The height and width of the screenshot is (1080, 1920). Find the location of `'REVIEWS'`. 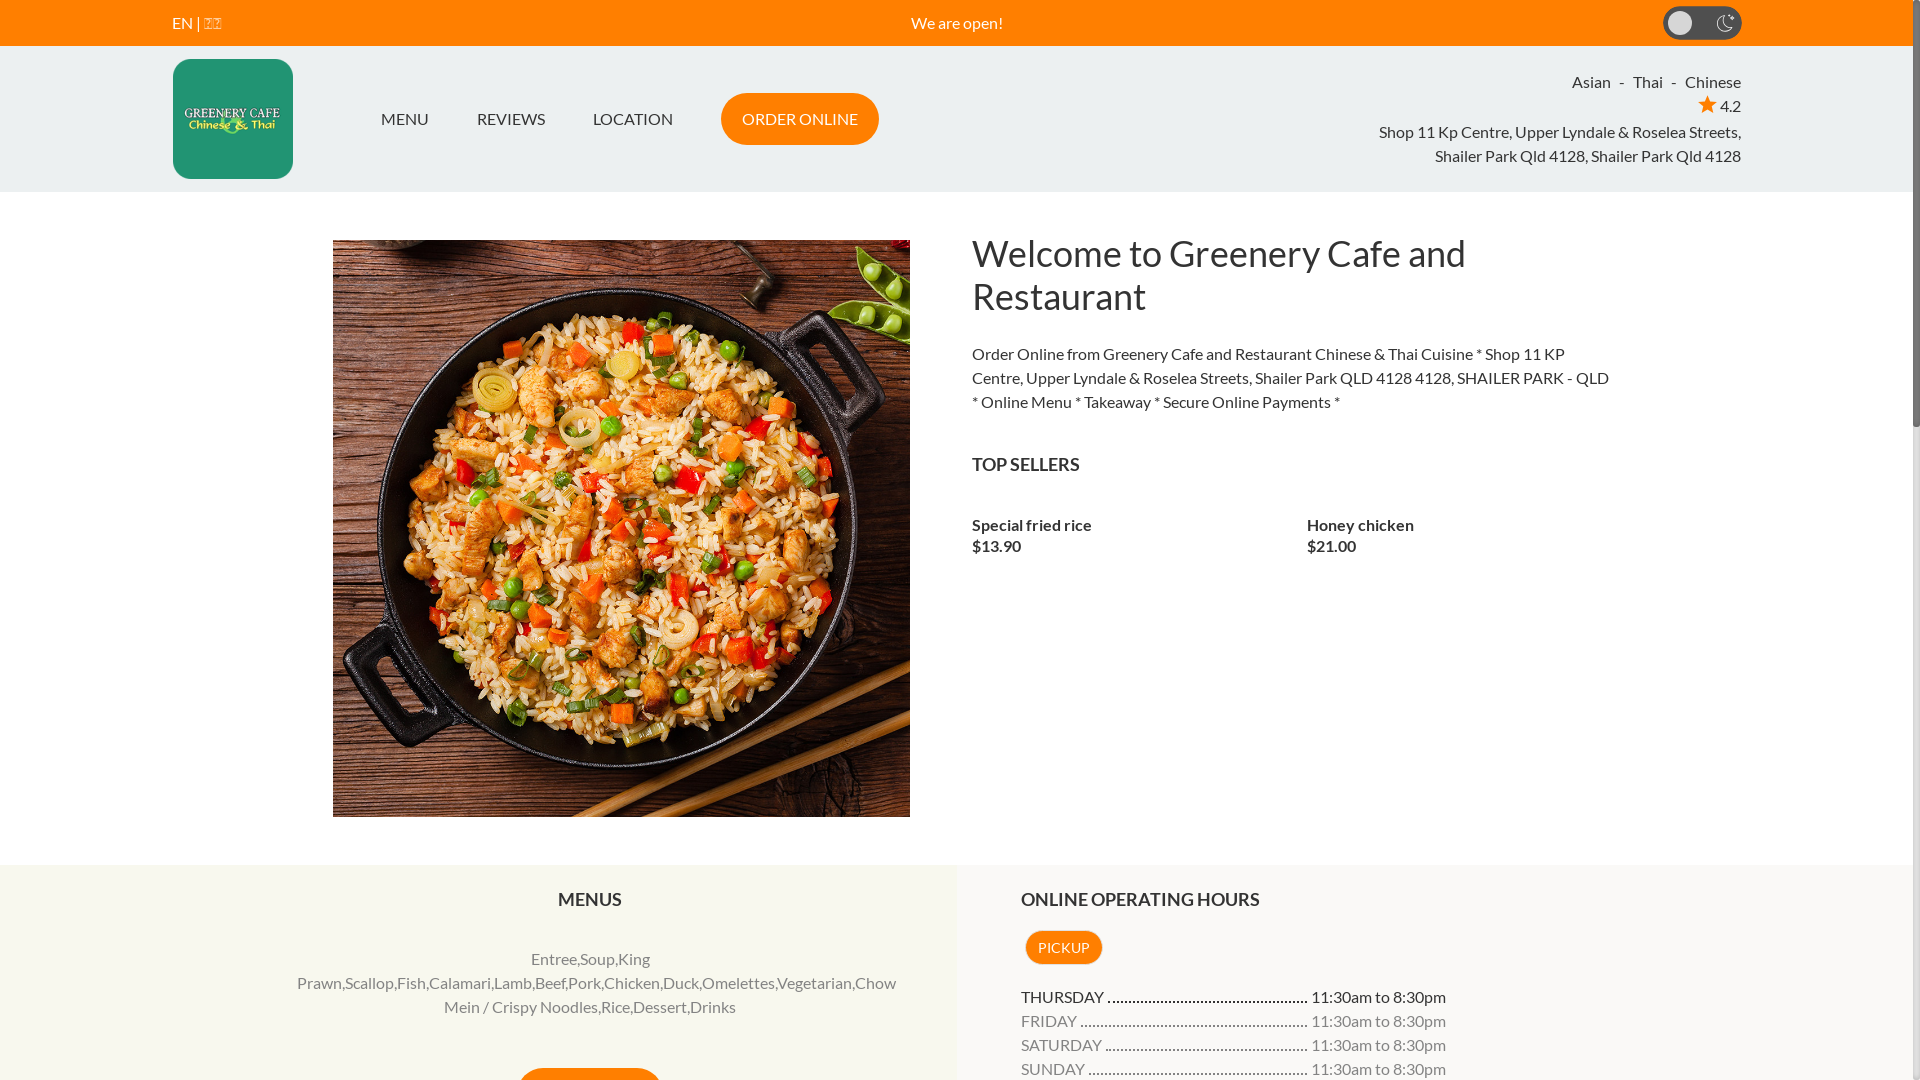

'REVIEWS' is located at coordinates (509, 119).